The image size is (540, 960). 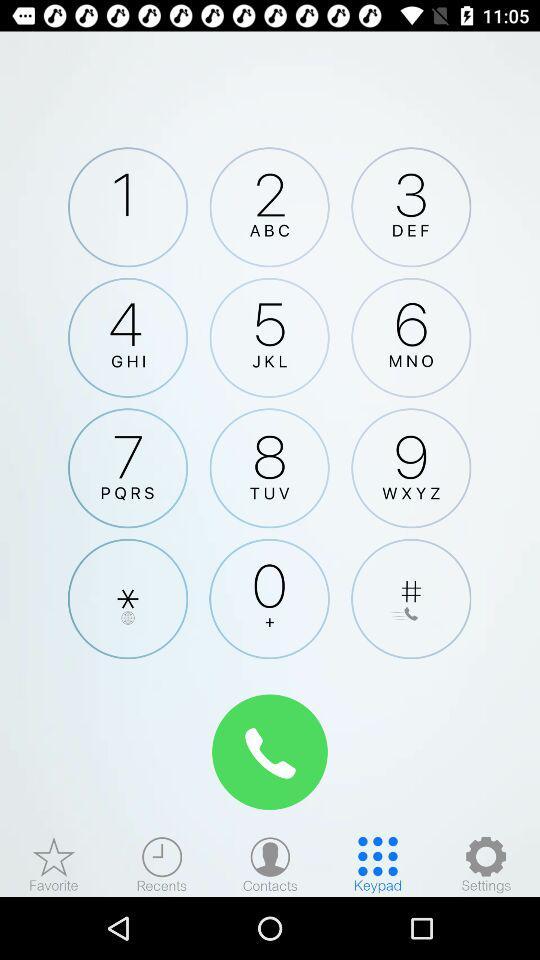 What do you see at coordinates (128, 207) in the screenshot?
I see `click button 1` at bounding box center [128, 207].